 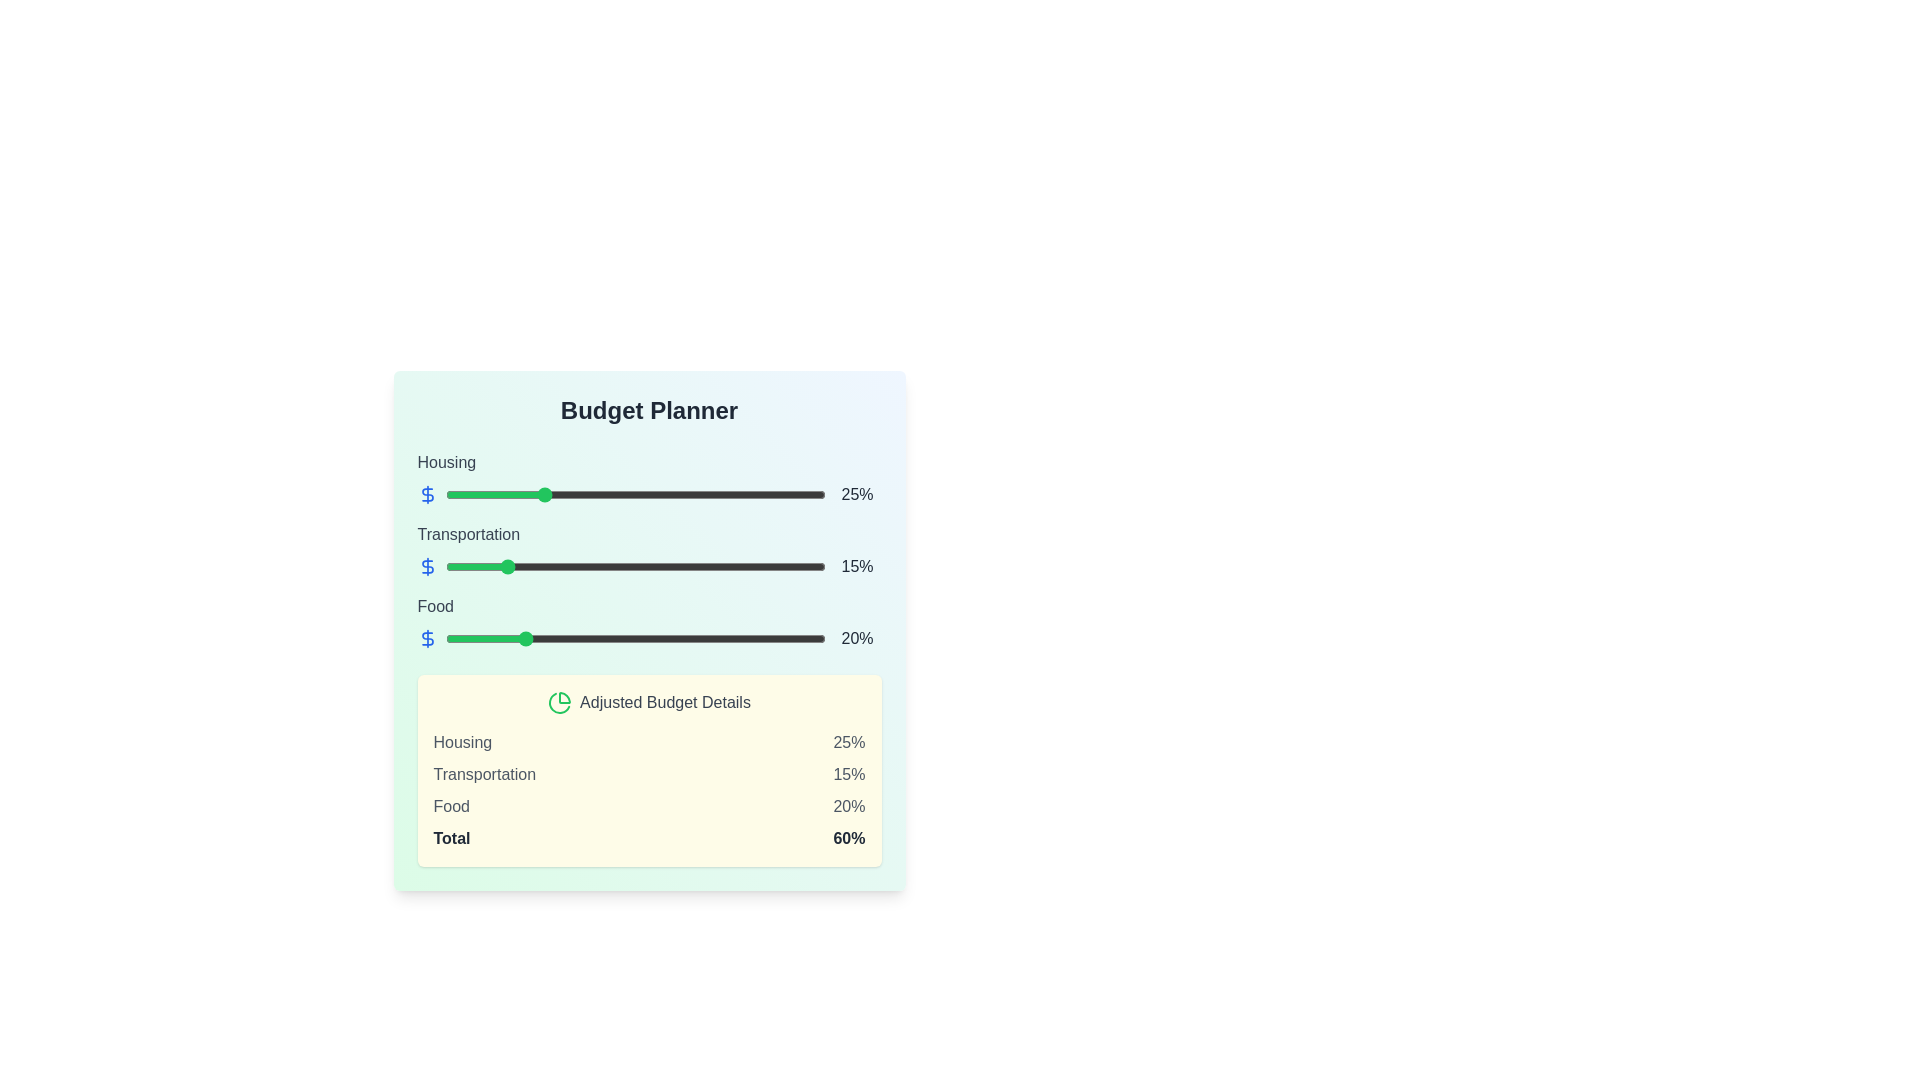 I want to click on transportation budget percentage, so click(x=478, y=567).